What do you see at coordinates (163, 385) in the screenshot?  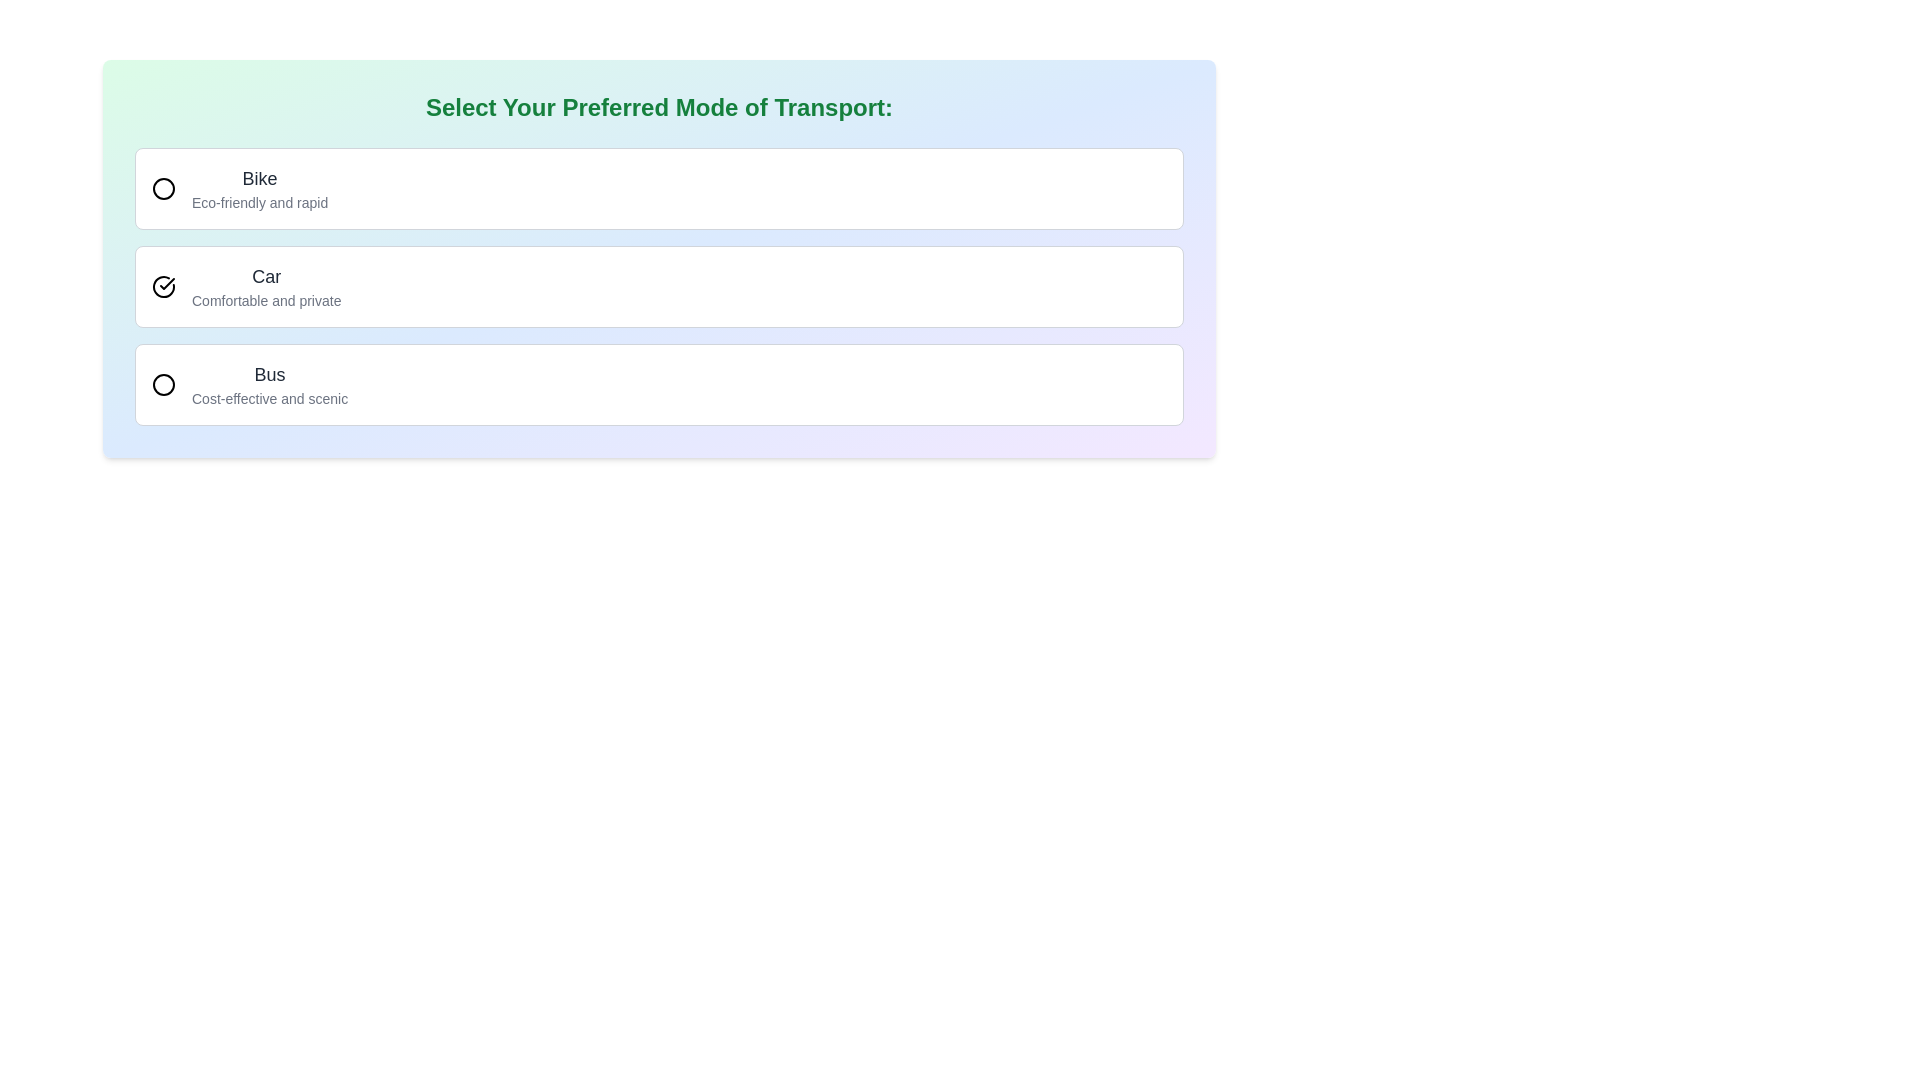 I see `the radio button indicating the selection of the 'Bus' option` at bounding box center [163, 385].